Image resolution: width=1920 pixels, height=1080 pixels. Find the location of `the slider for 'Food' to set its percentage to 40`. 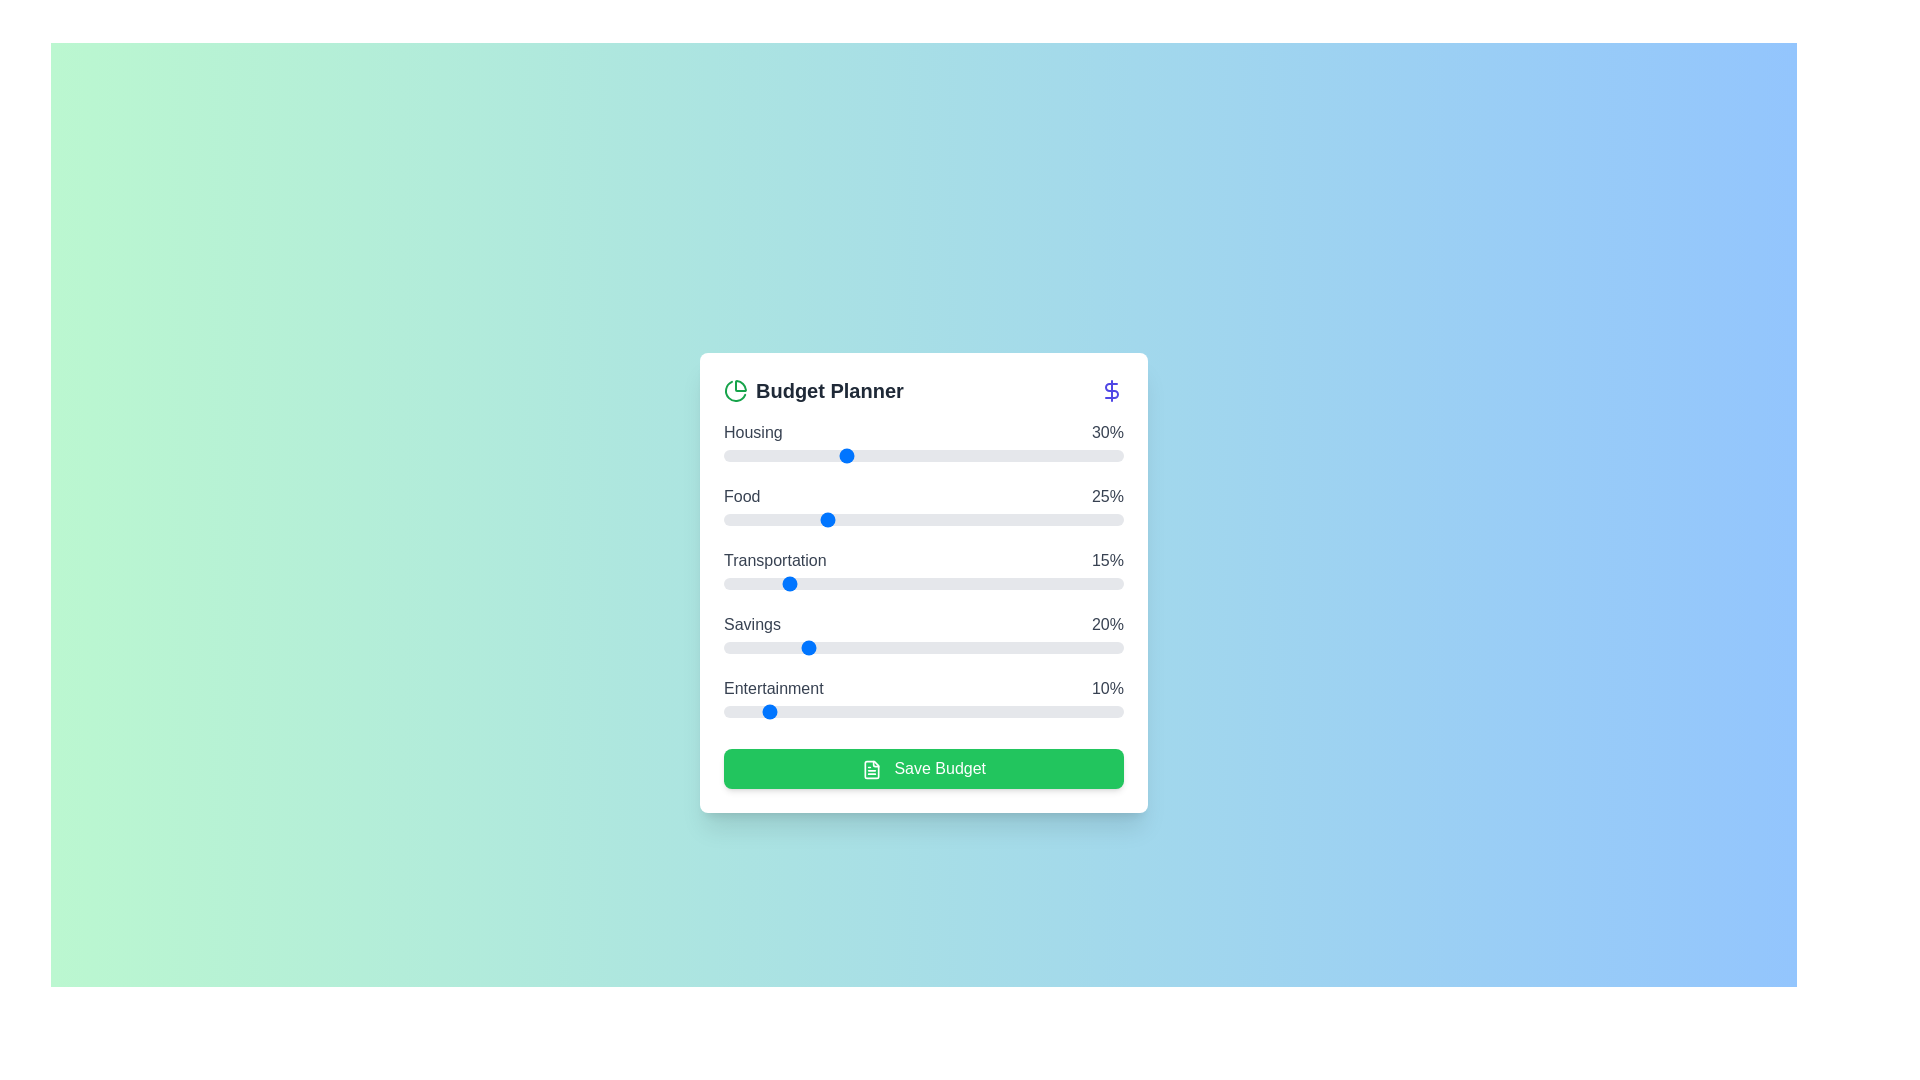

the slider for 'Food' to set its percentage to 40 is located at coordinates (882, 519).